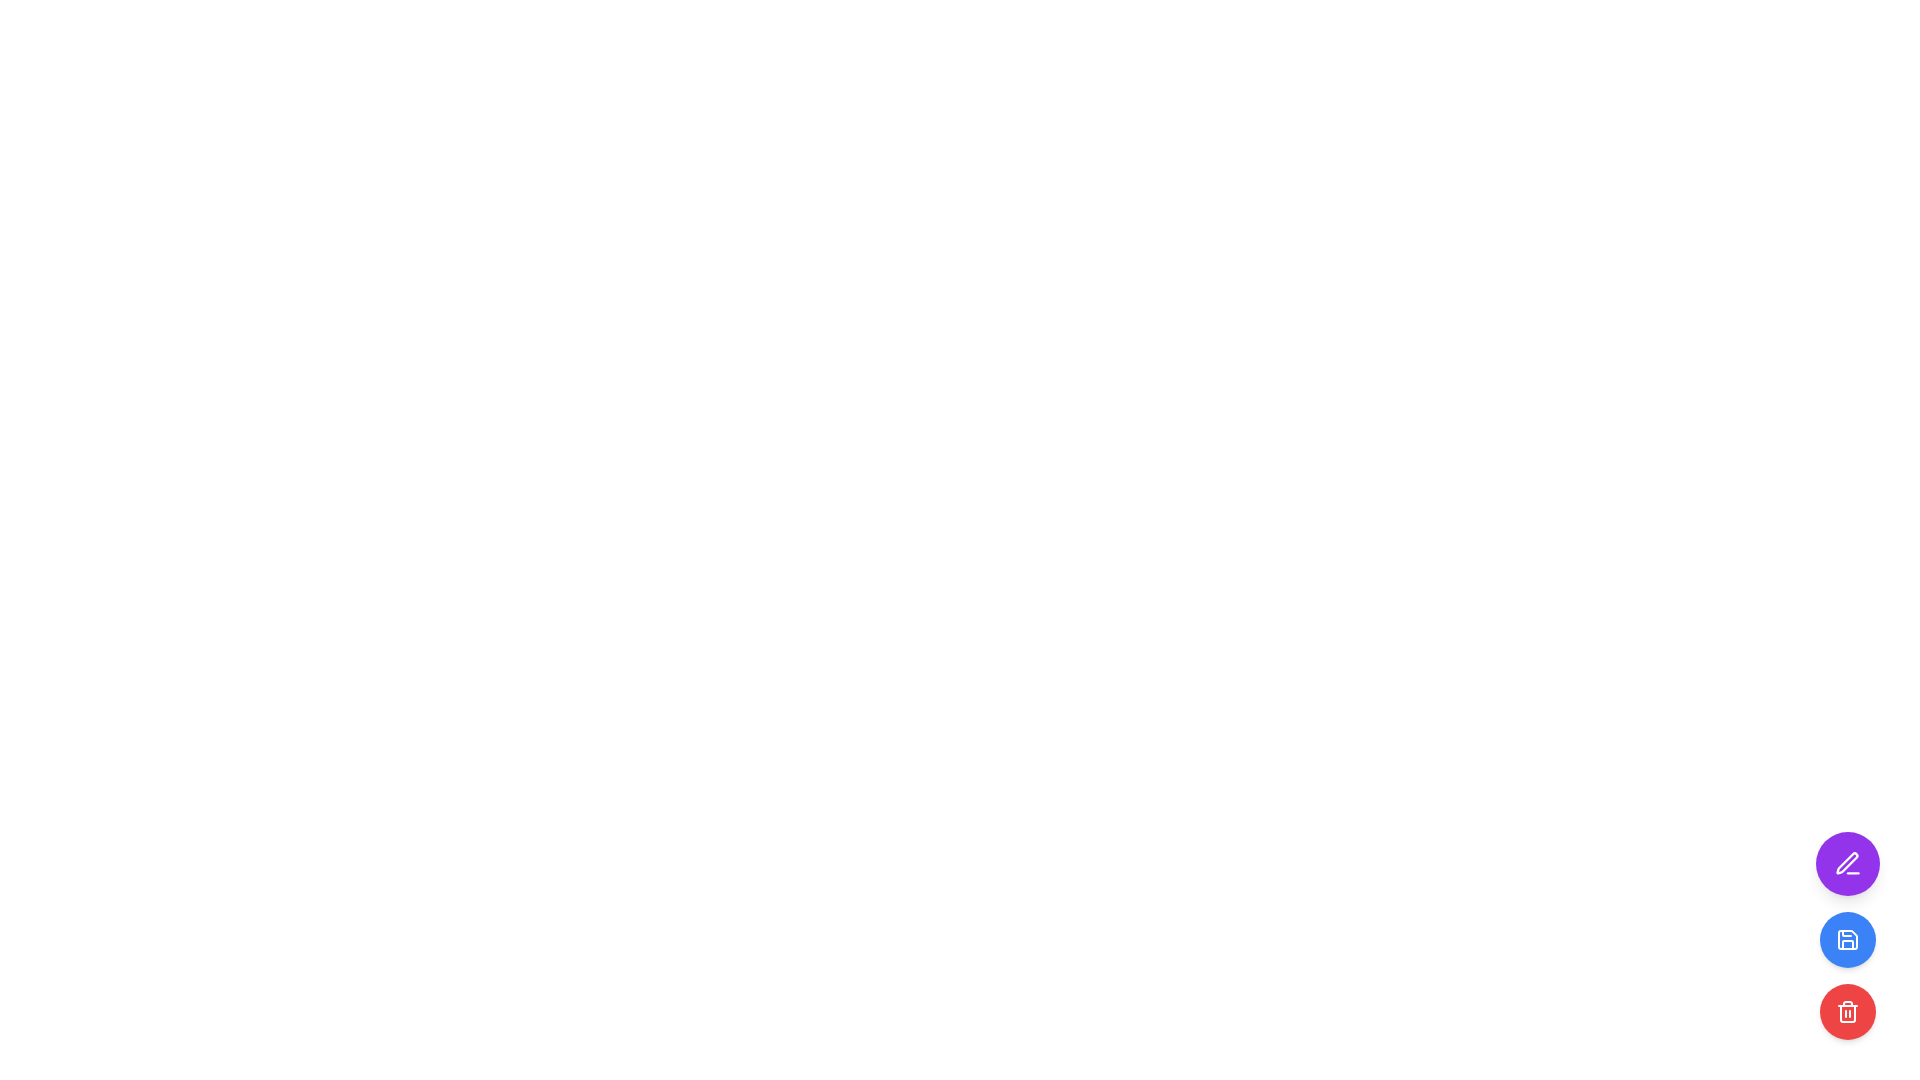 The height and width of the screenshot is (1080, 1920). Describe the element at coordinates (1847, 936) in the screenshot. I see `the blue circular button with a white save icon at its center, located in the middle of three circular buttons at the bottom-right corner of the interface` at that location.